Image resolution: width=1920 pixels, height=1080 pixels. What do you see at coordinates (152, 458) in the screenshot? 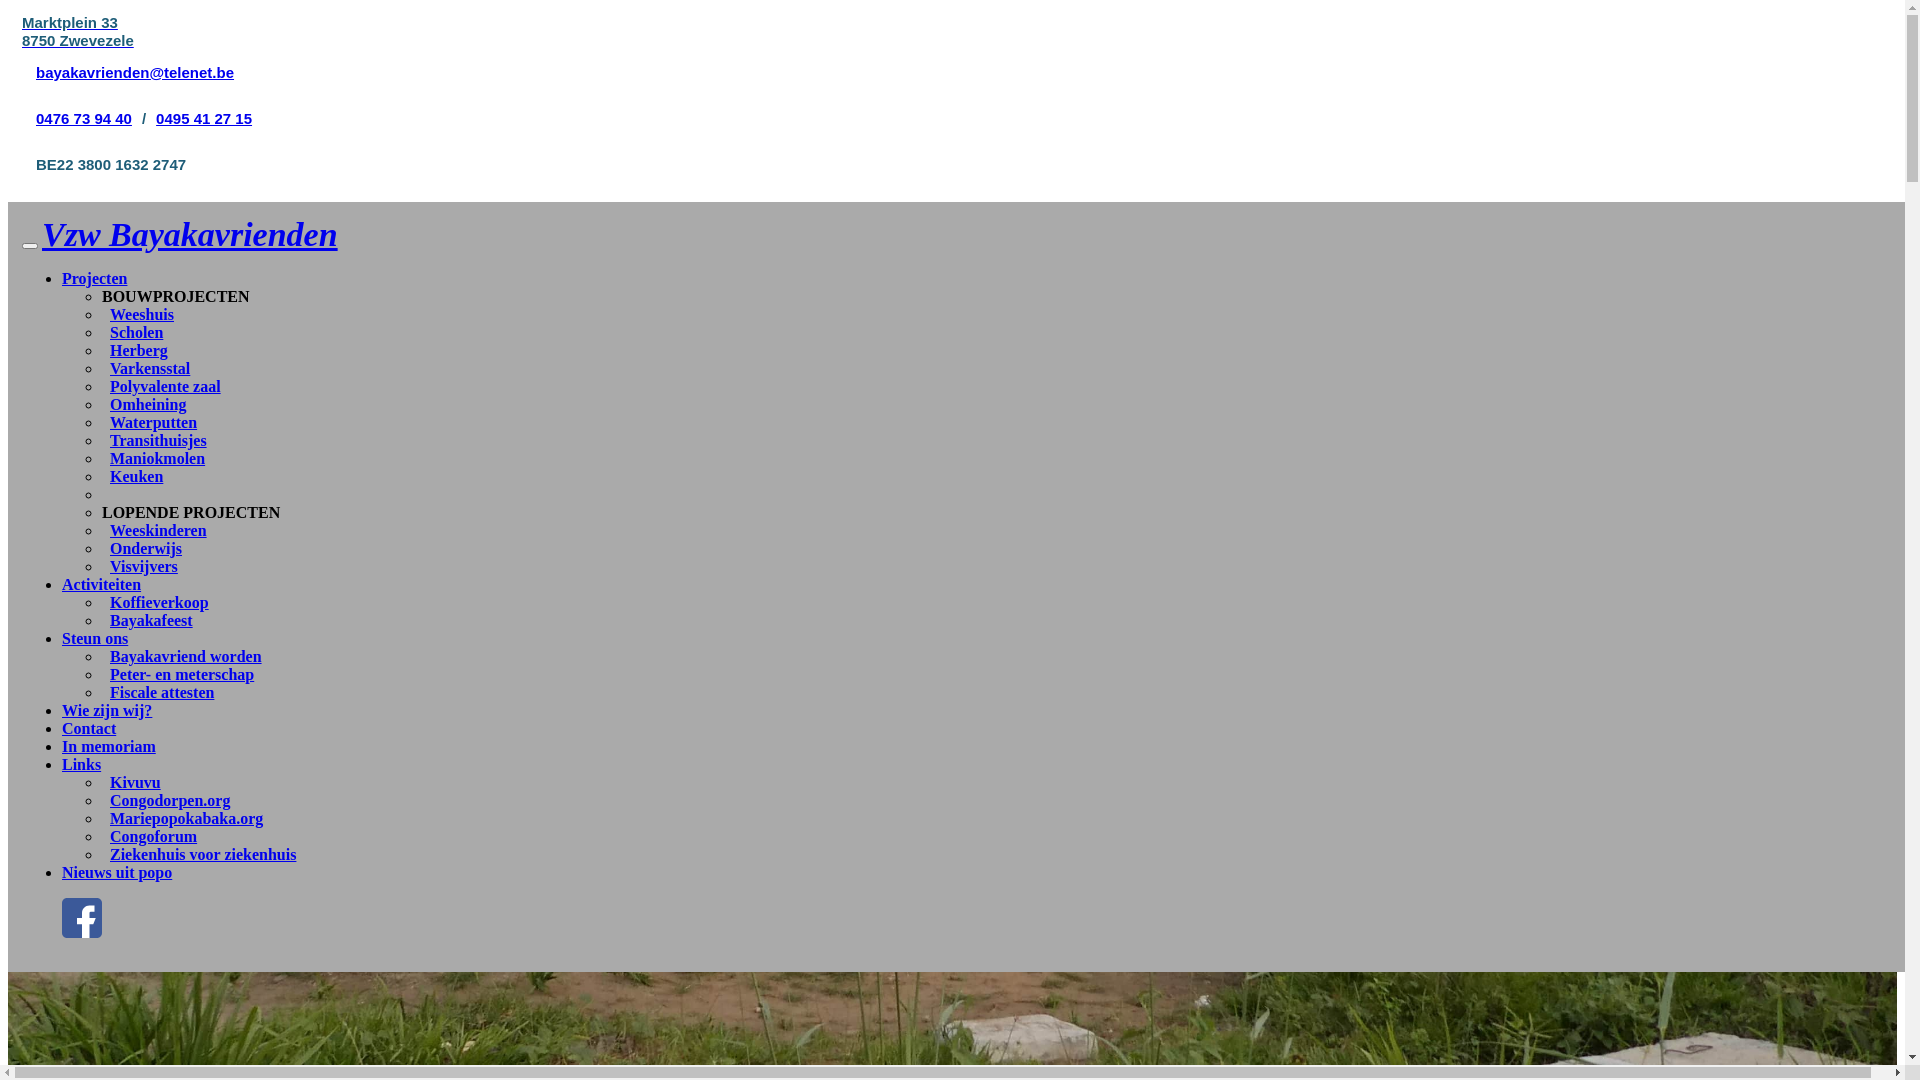
I see `'Maniokmolen'` at bounding box center [152, 458].